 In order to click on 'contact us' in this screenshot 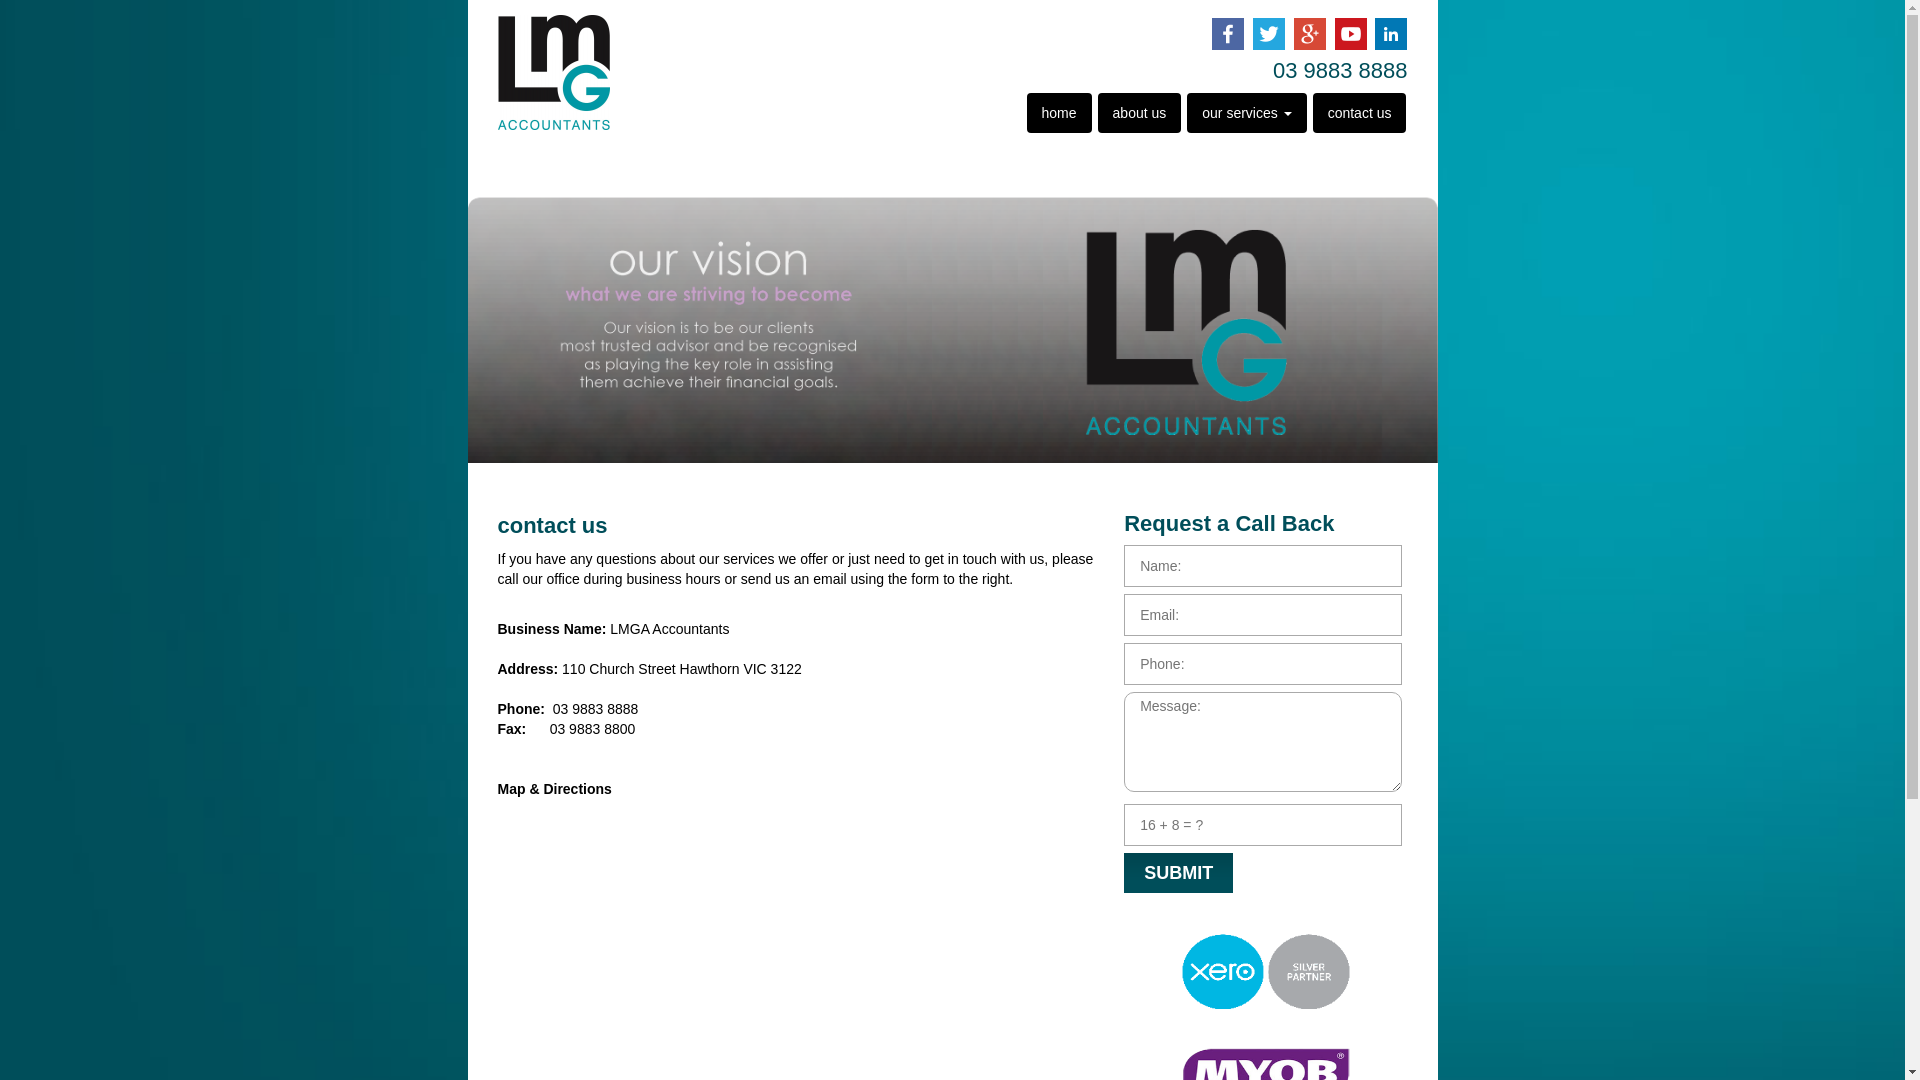, I will do `click(1359, 112)`.